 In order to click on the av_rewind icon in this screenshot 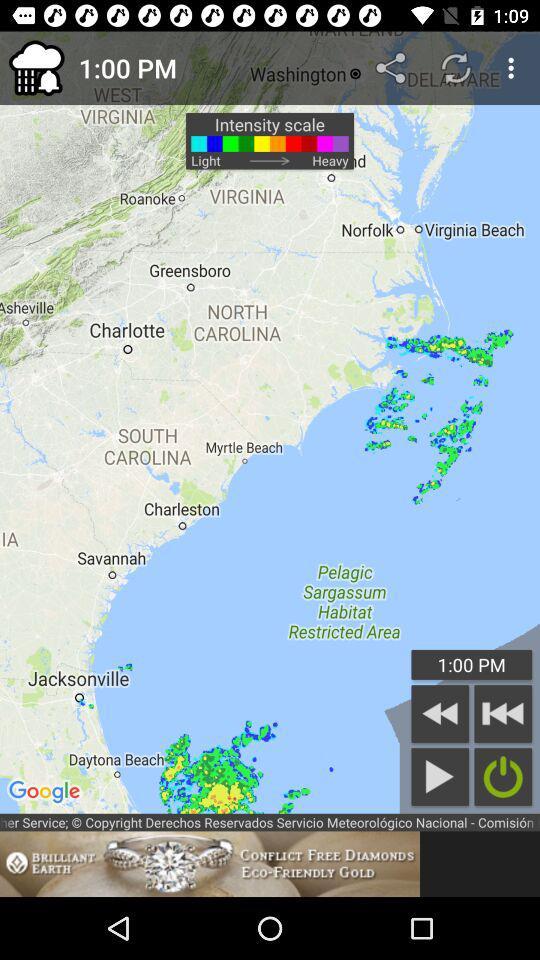, I will do `click(440, 713)`.